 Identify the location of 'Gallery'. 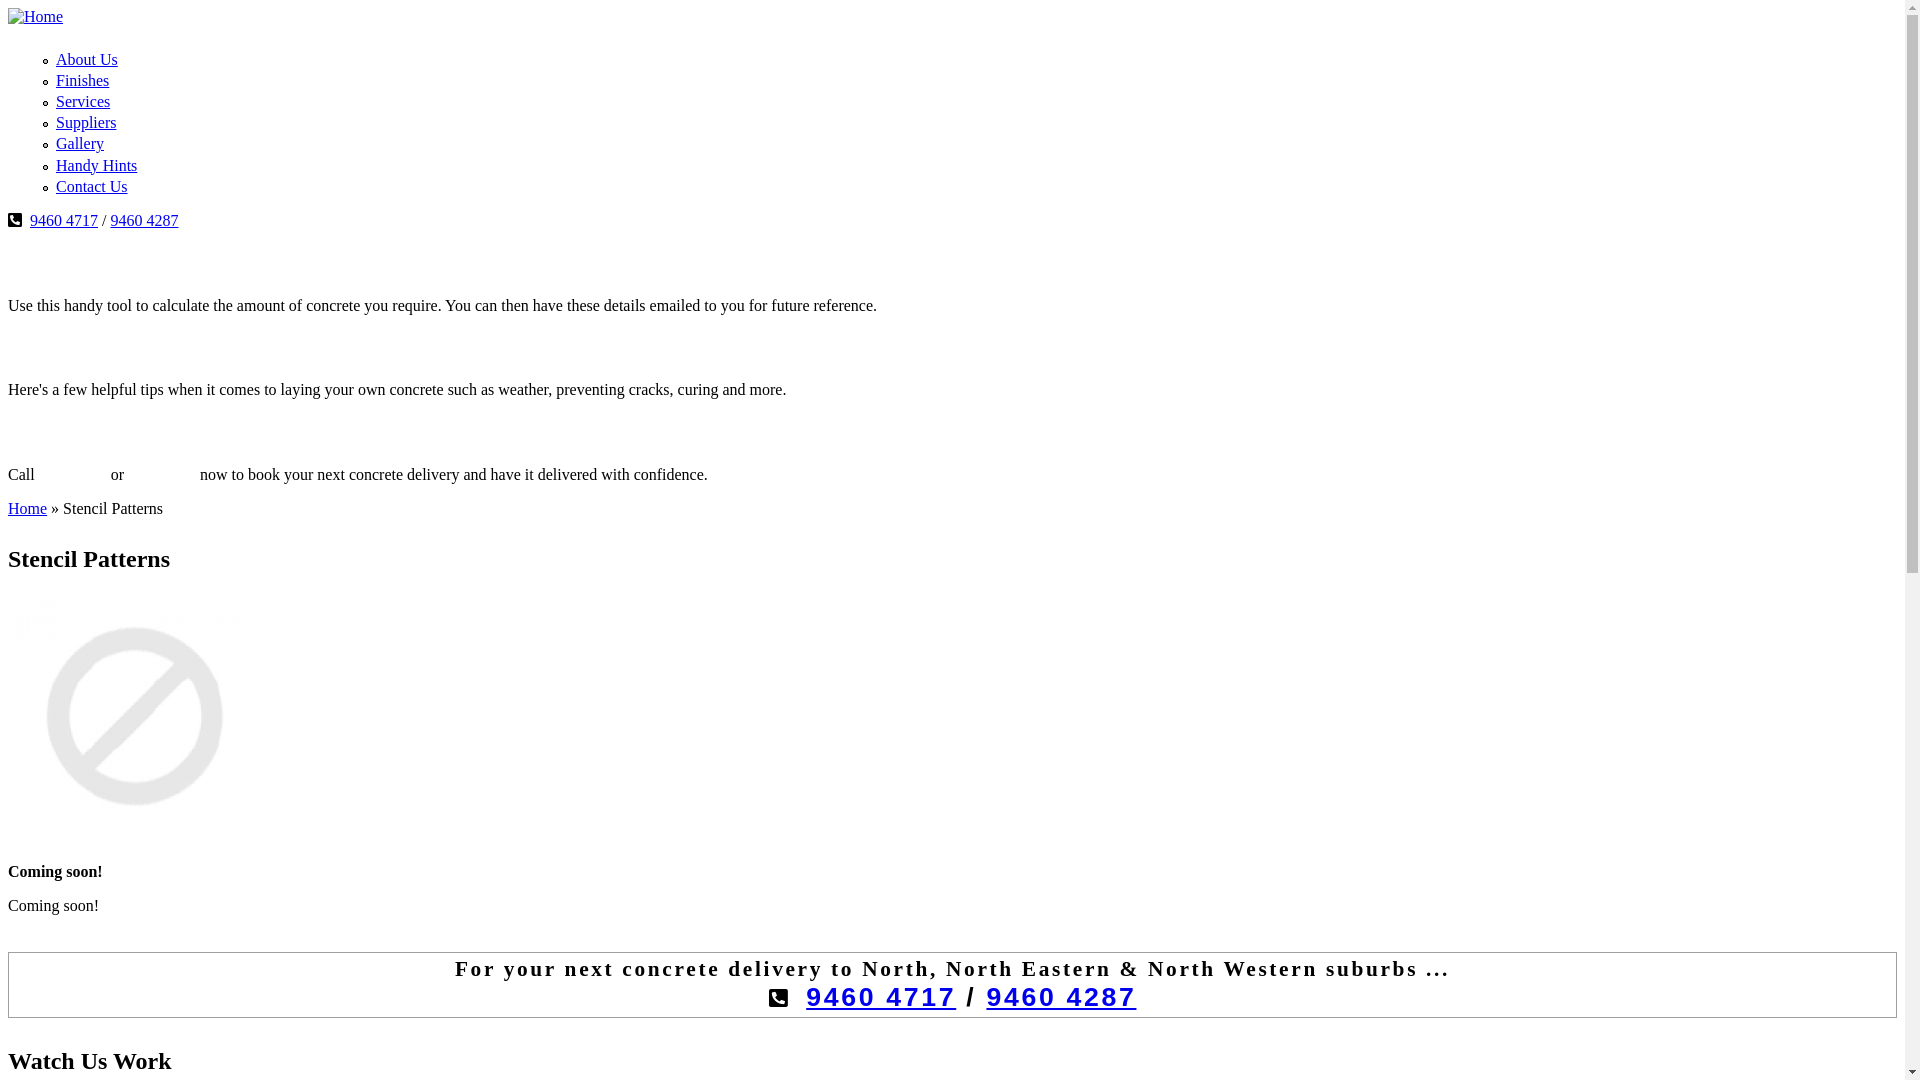
(80, 142).